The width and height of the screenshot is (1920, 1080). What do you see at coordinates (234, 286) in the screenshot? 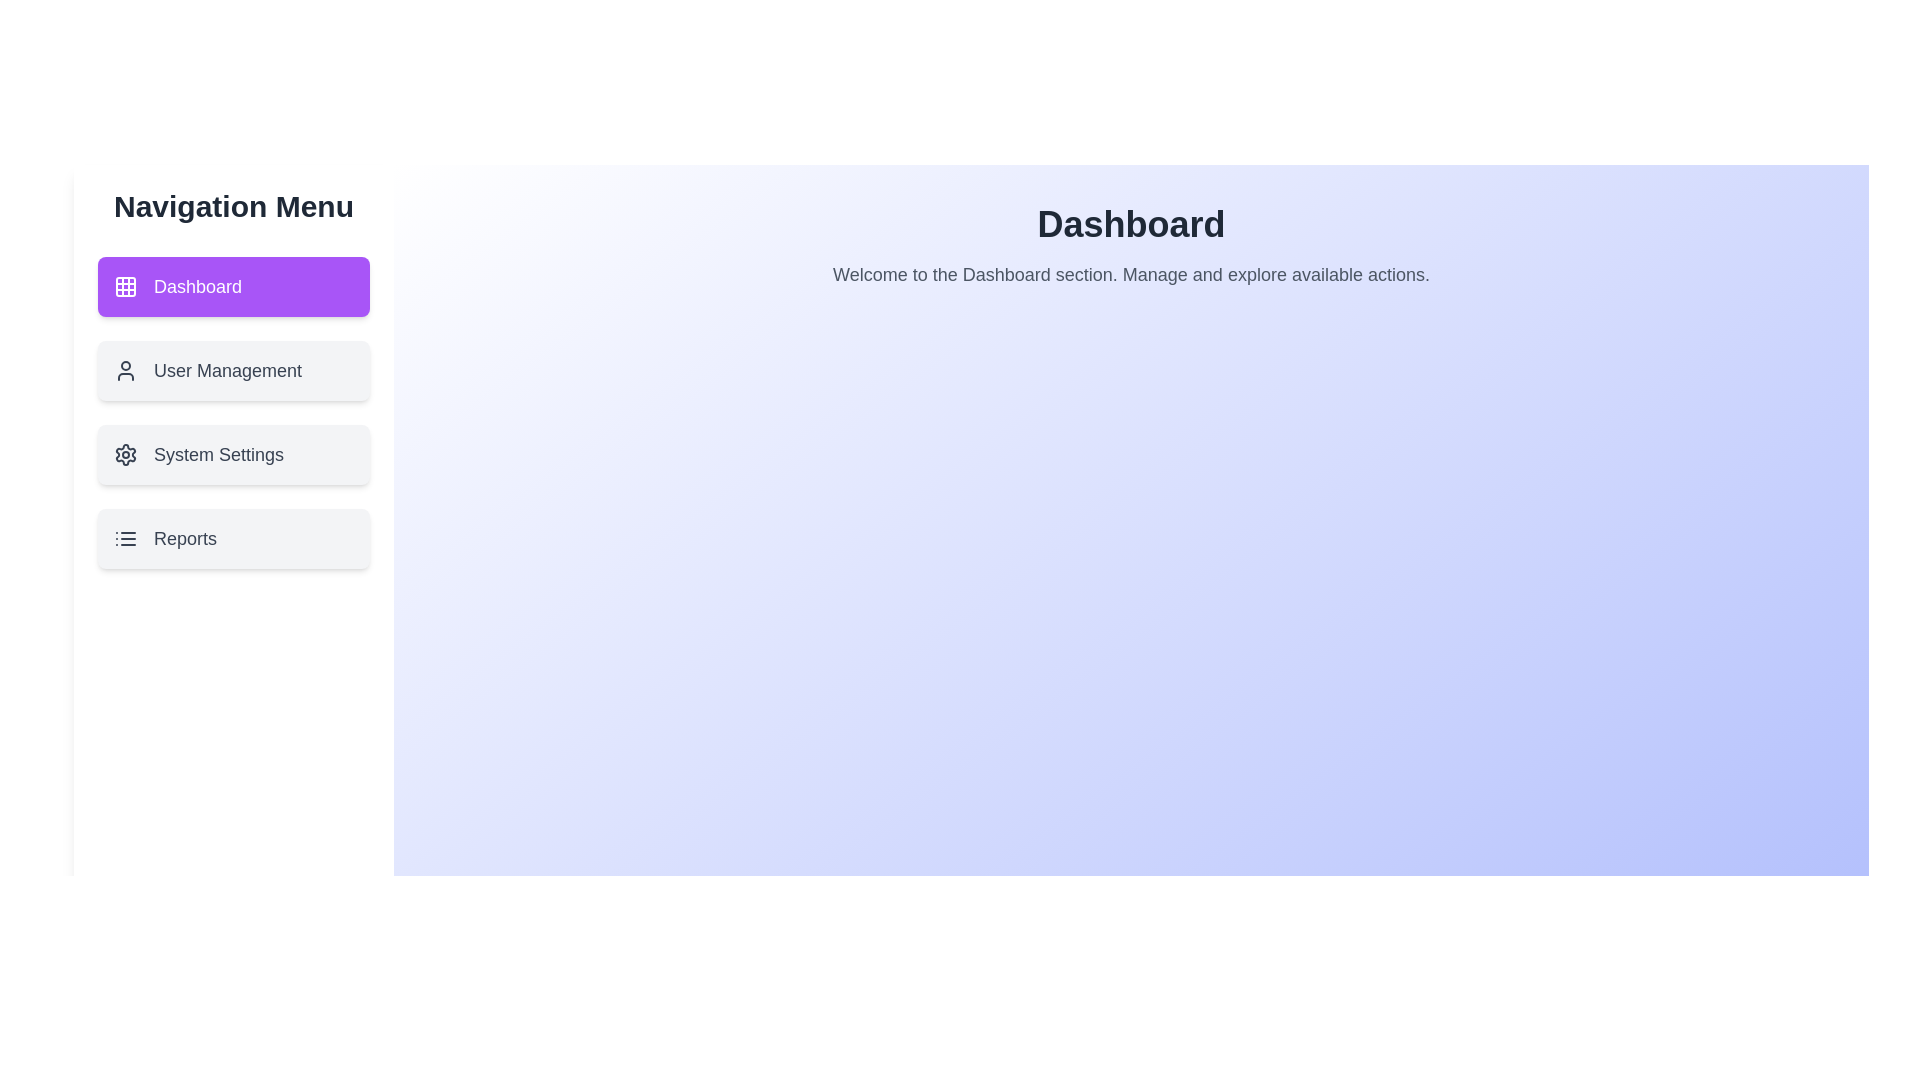
I see `the menu item labeled Dashboard to navigate to its corresponding section` at bounding box center [234, 286].